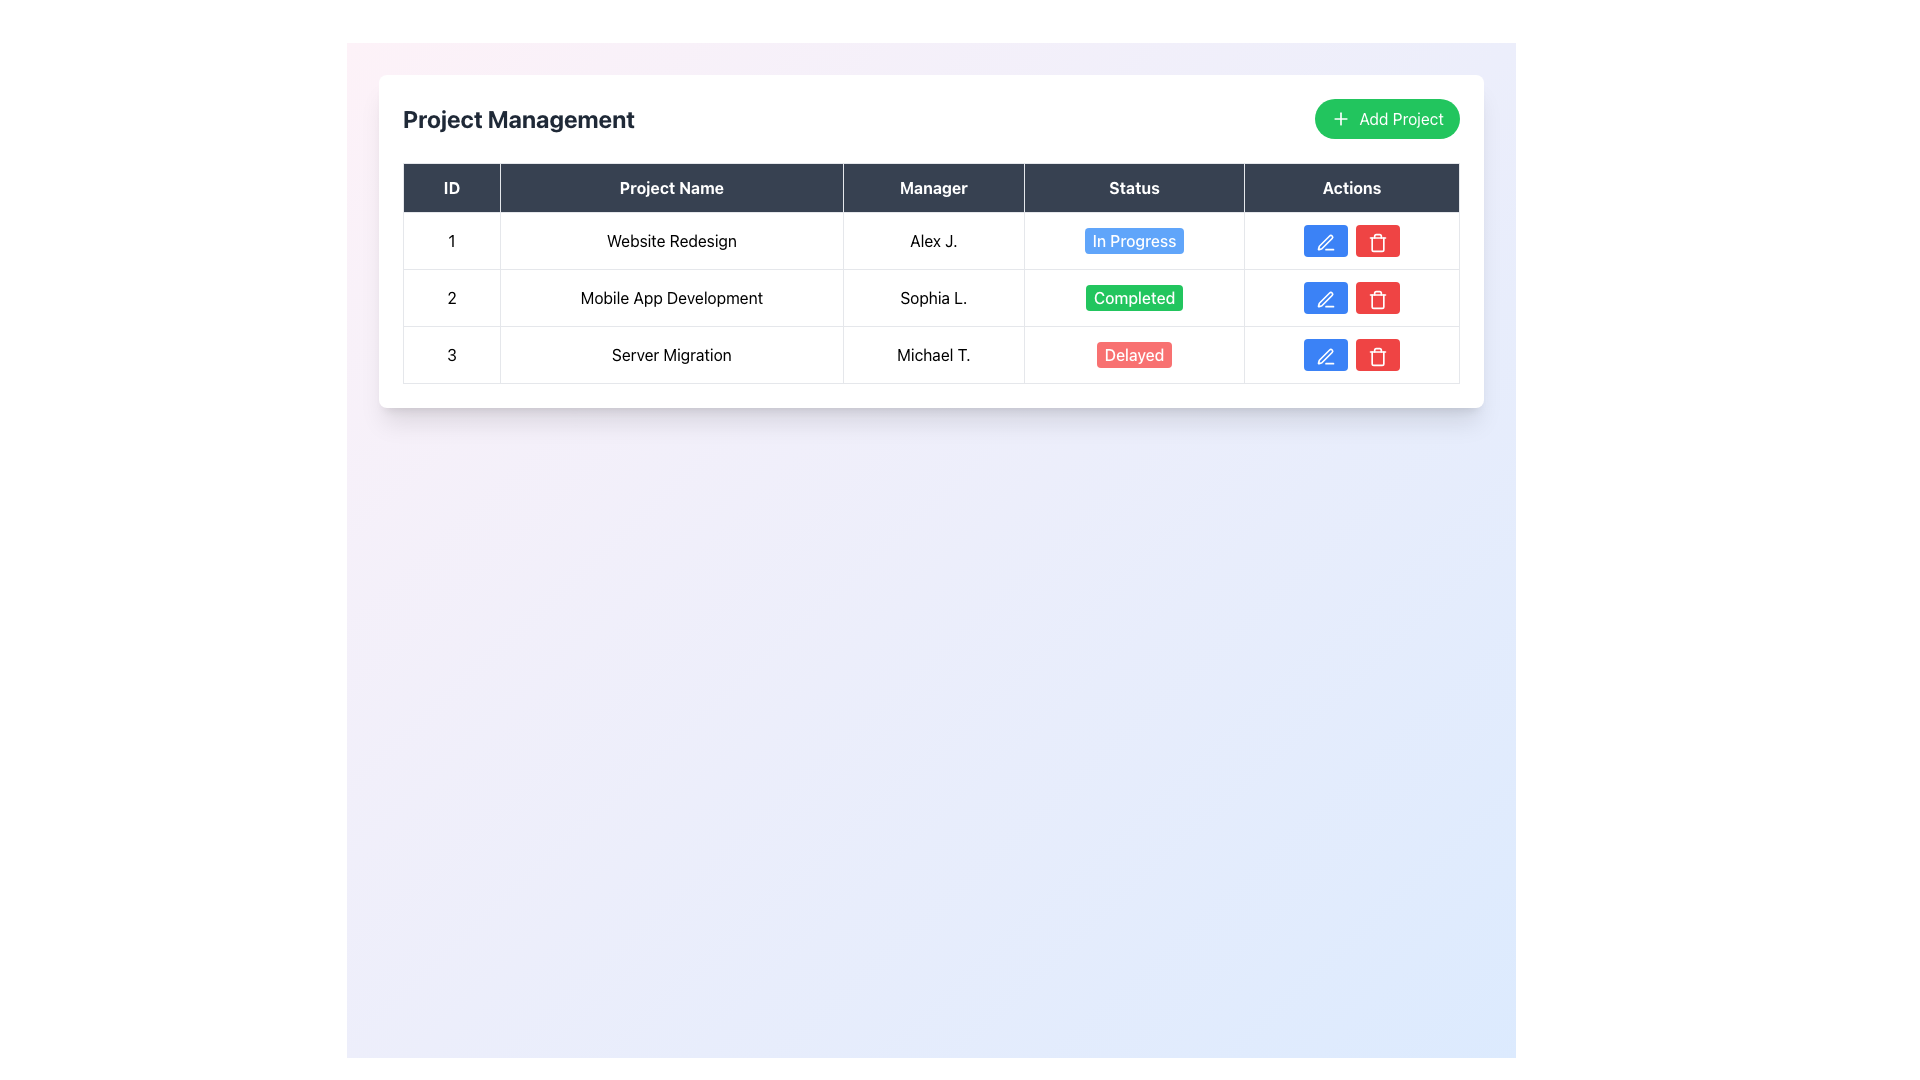  I want to click on the status indicator label that shows 'Mobile App Development' is completed, located in the 'Status' column of the second row in a project management table, so click(1134, 297).